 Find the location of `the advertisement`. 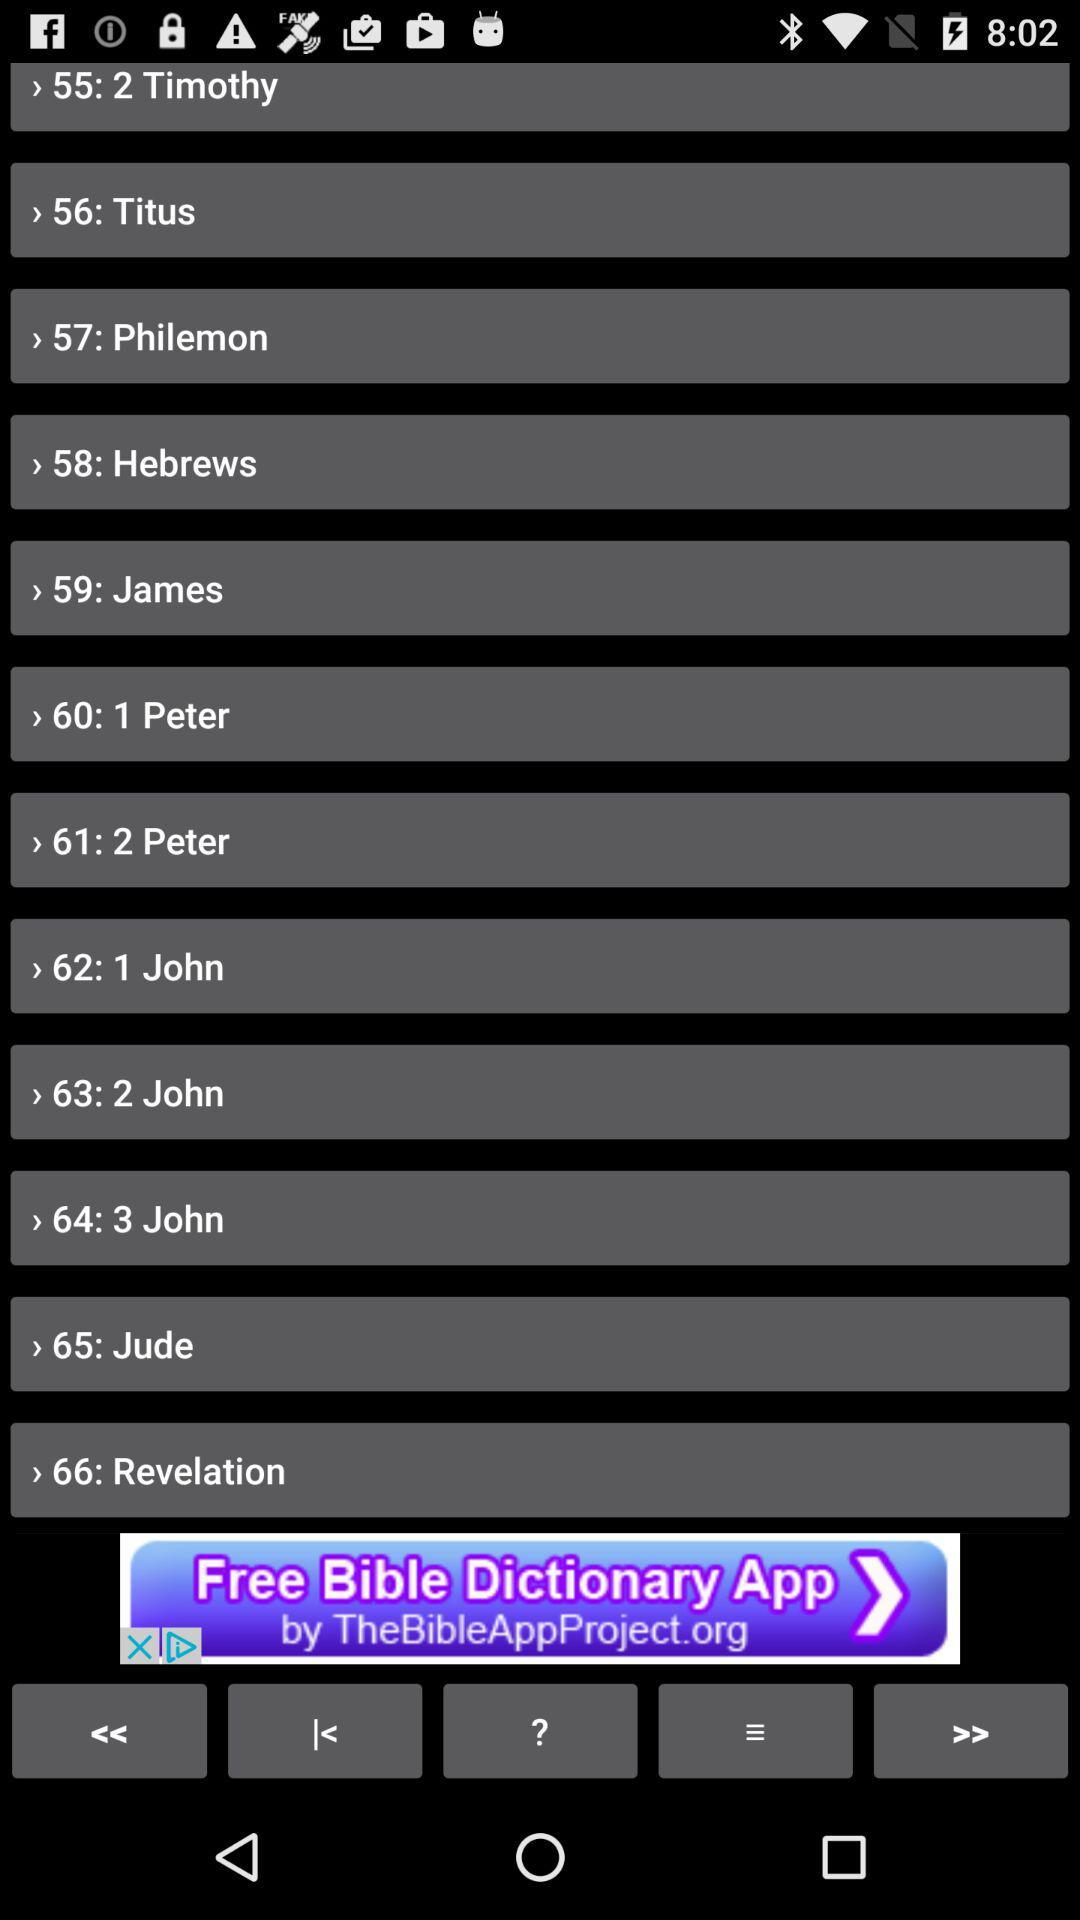

the advertisement is located at coordinates (540, 1597).